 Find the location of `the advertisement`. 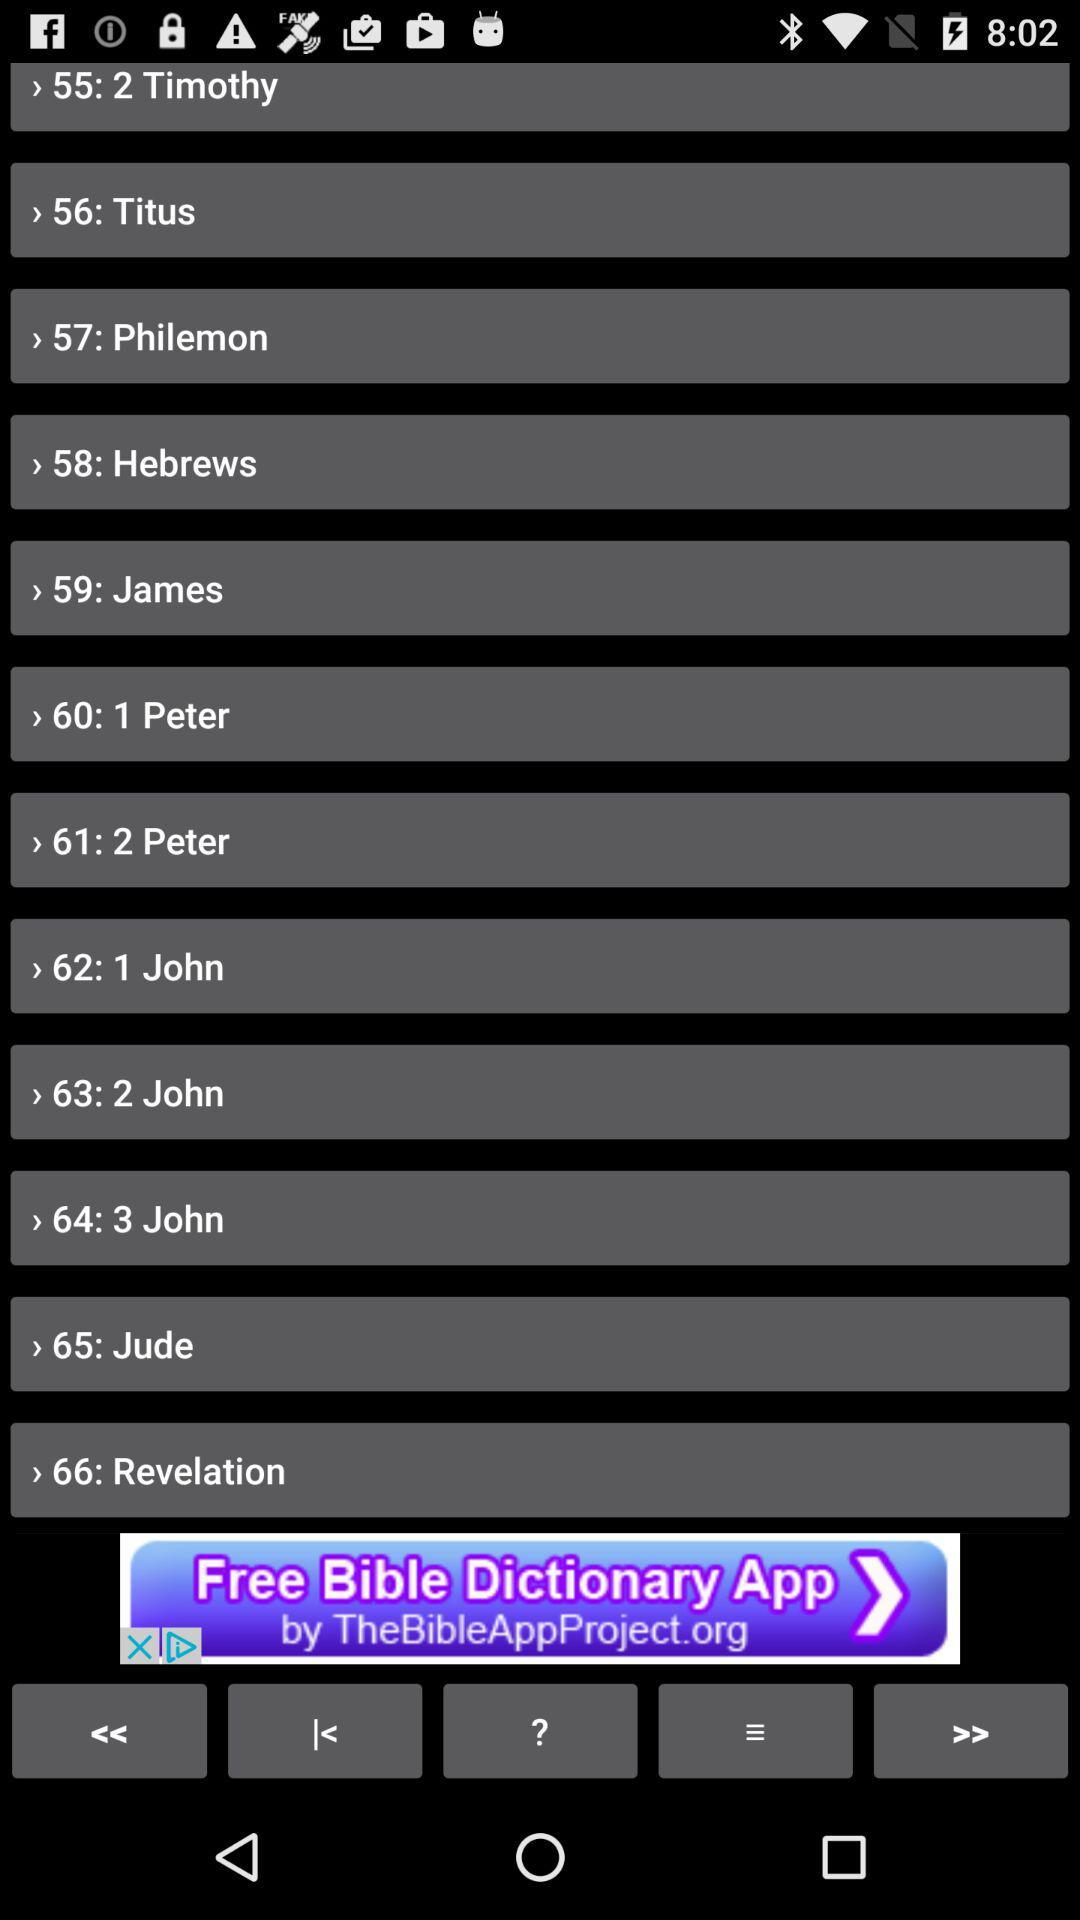

the advertisement is located at coordinates (540, 1597).